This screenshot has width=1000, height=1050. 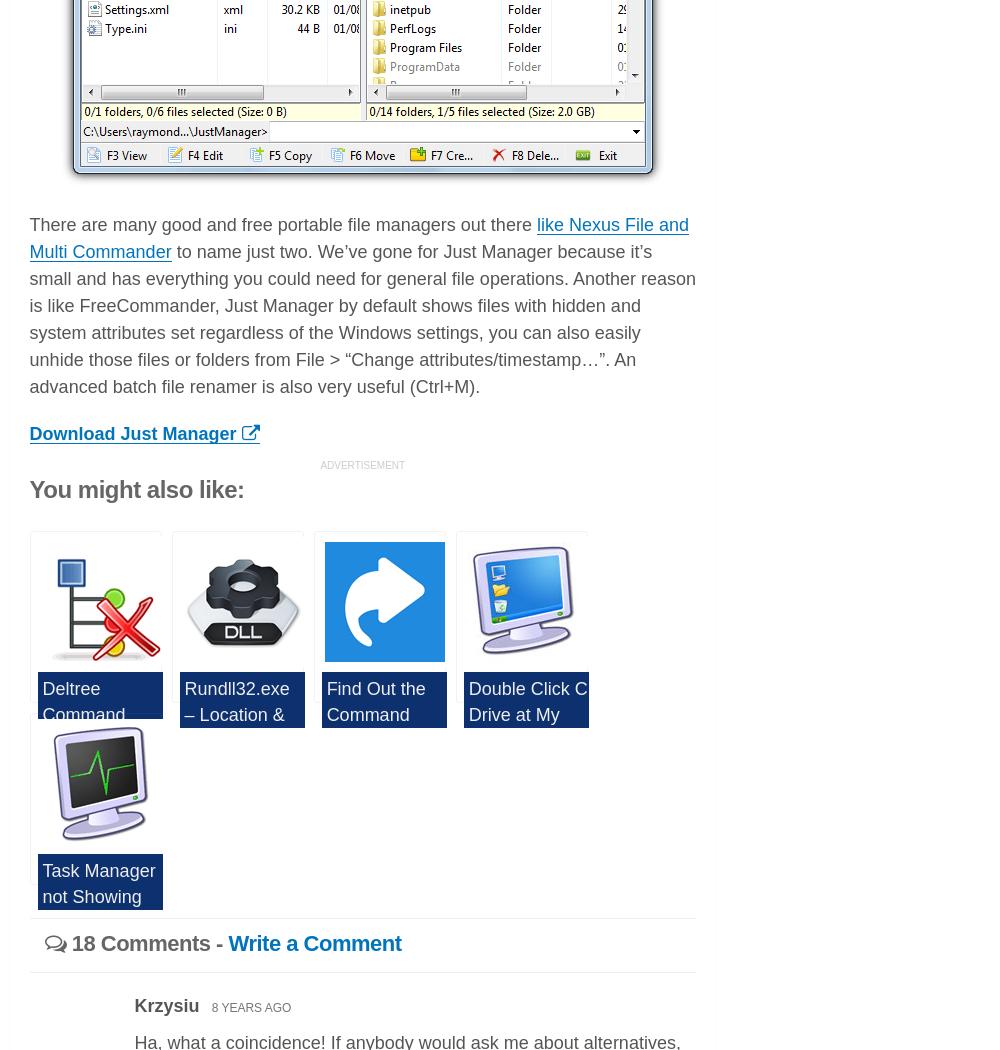 What do you see at coordinates (527, 738) in the screenshot?
I see `'Double Click C Drive at My Computer And Not Opening Fix'` at bounding box center [527, 738].